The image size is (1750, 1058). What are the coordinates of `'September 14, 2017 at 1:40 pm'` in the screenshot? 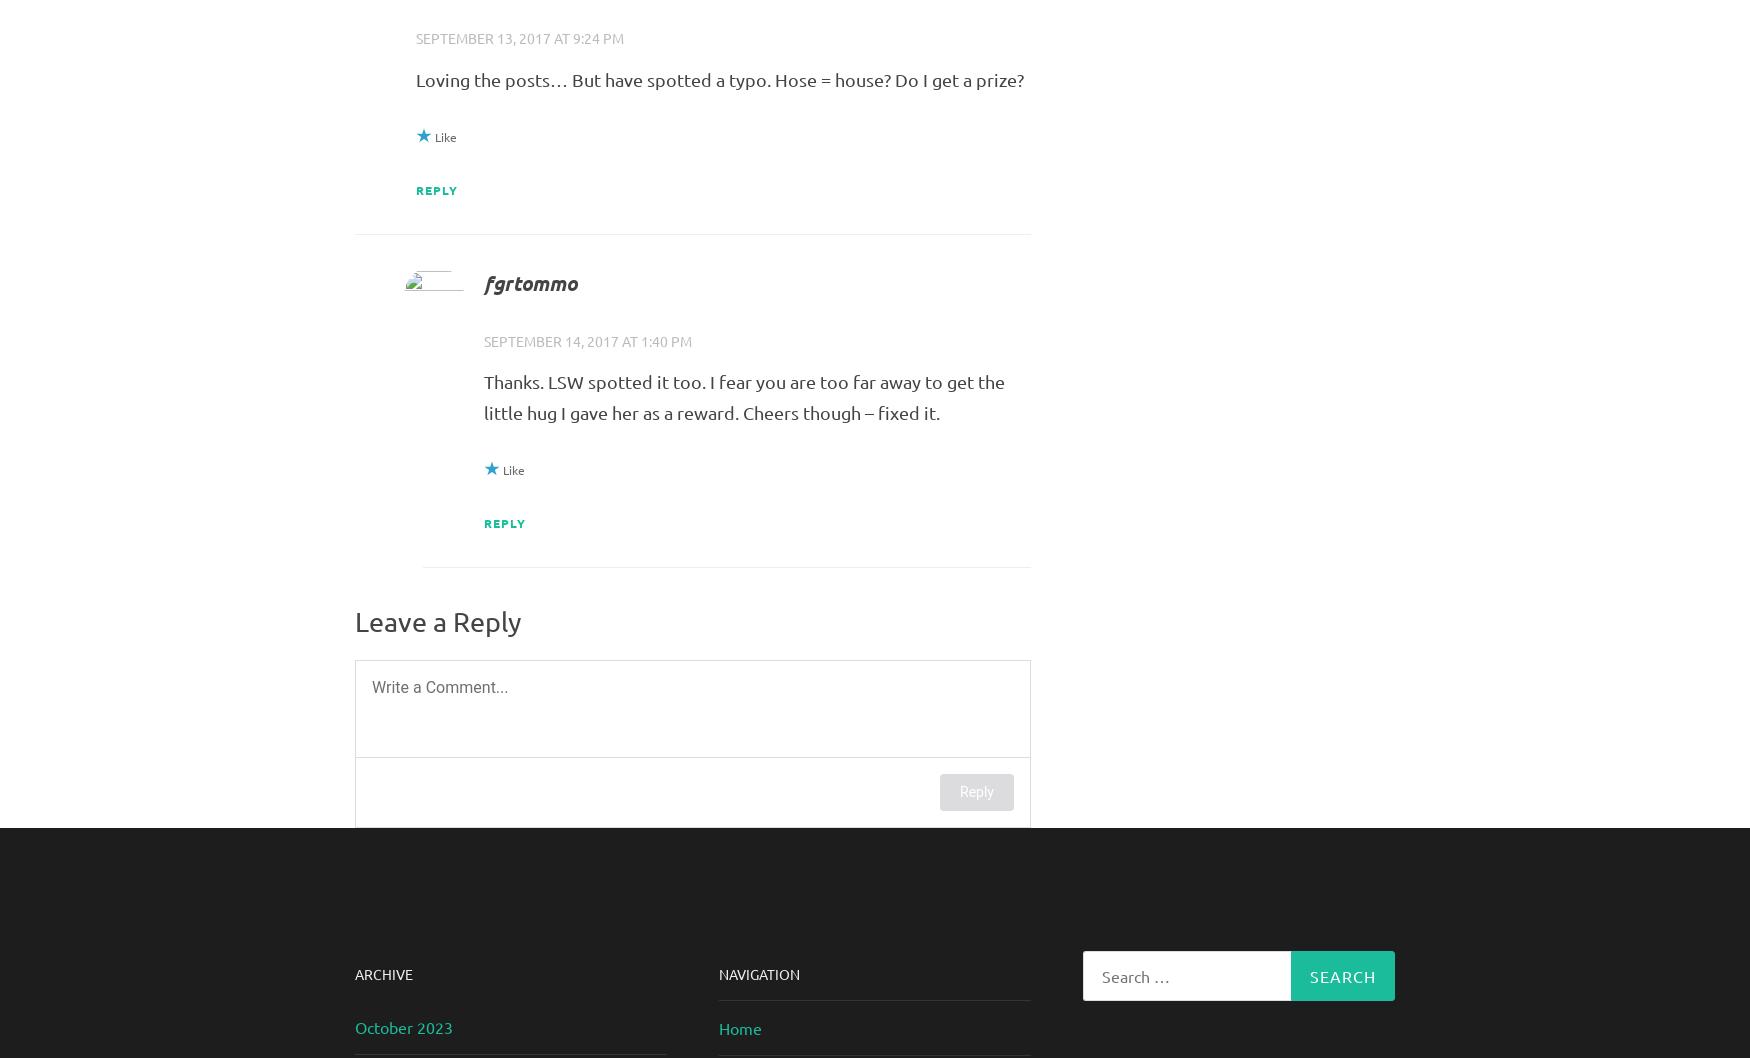 It's located at (586, 339).